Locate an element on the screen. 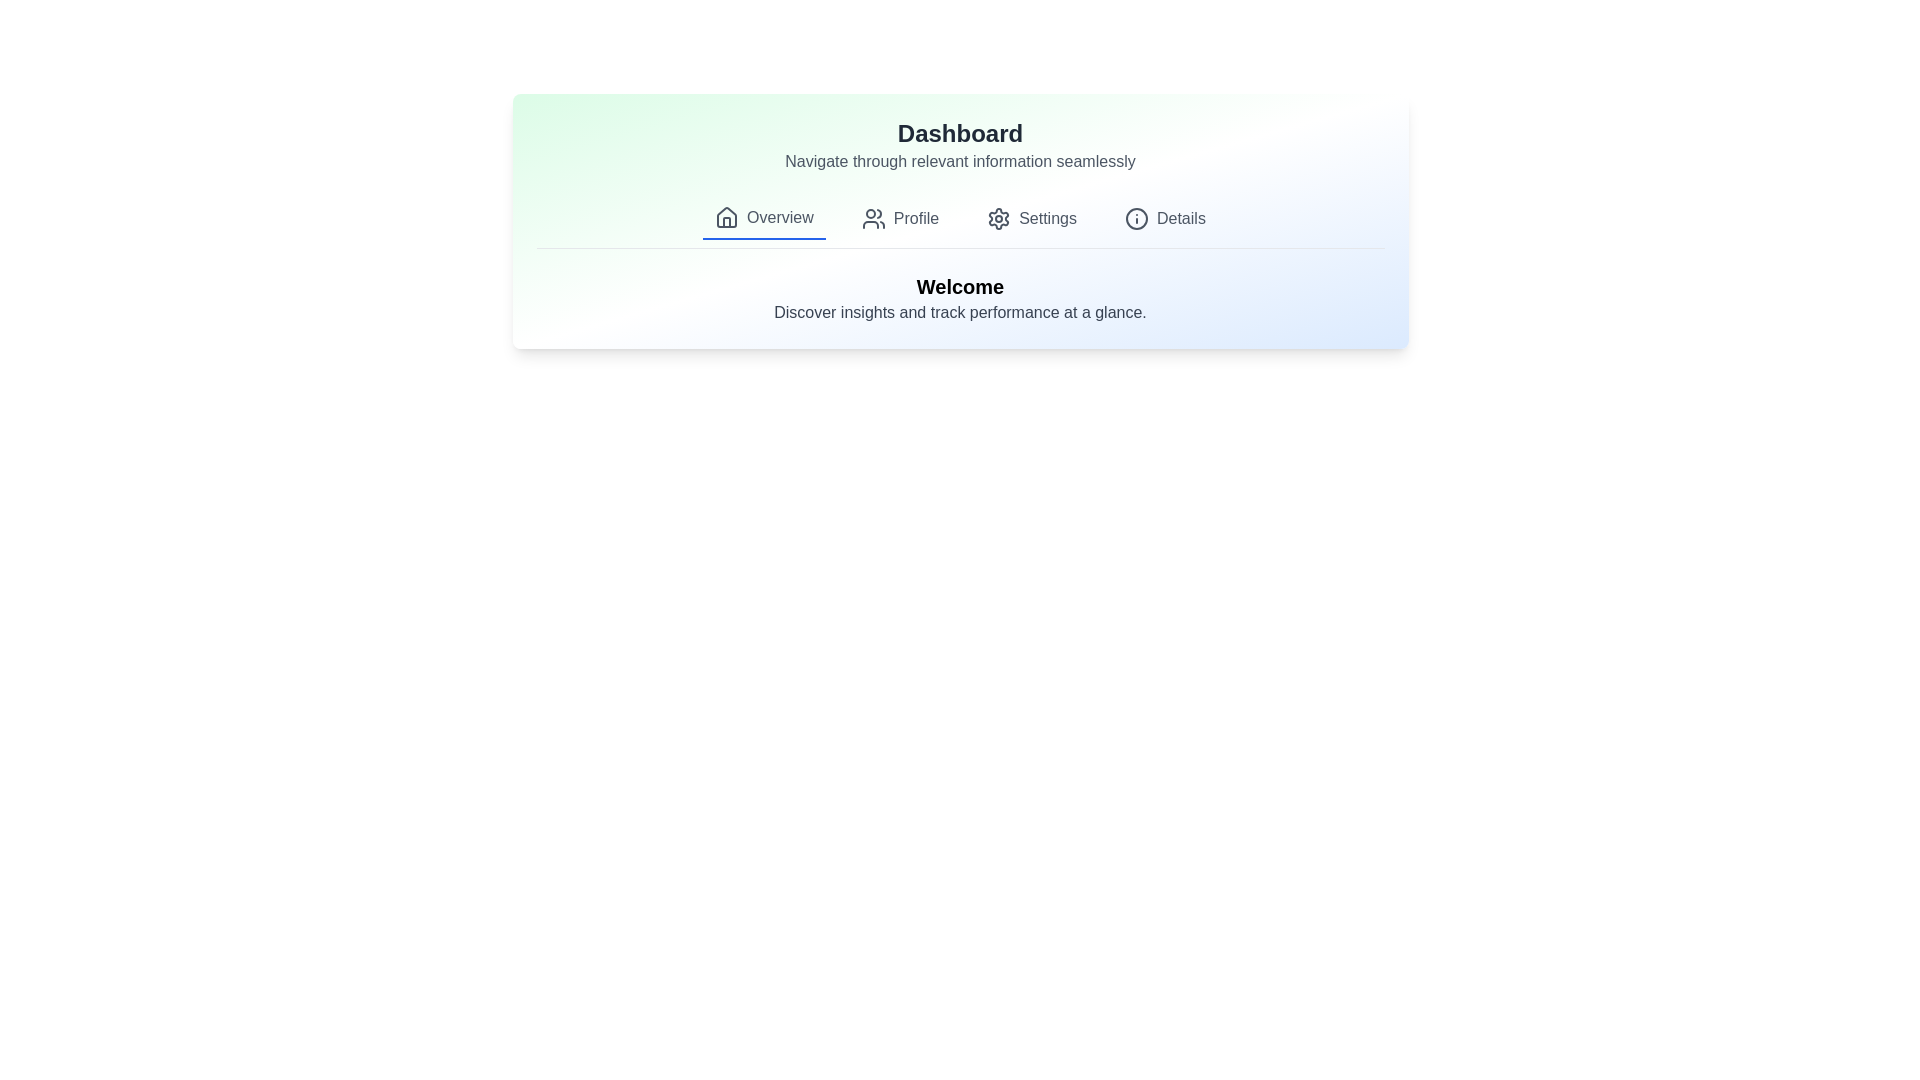 The width and height of the screenshot is (1920, 1080). the circular icon with a dark outline and a vertical line with a dot above it, located in the navigation bar under the 'Details' label is located at coordinates (1137, 219).